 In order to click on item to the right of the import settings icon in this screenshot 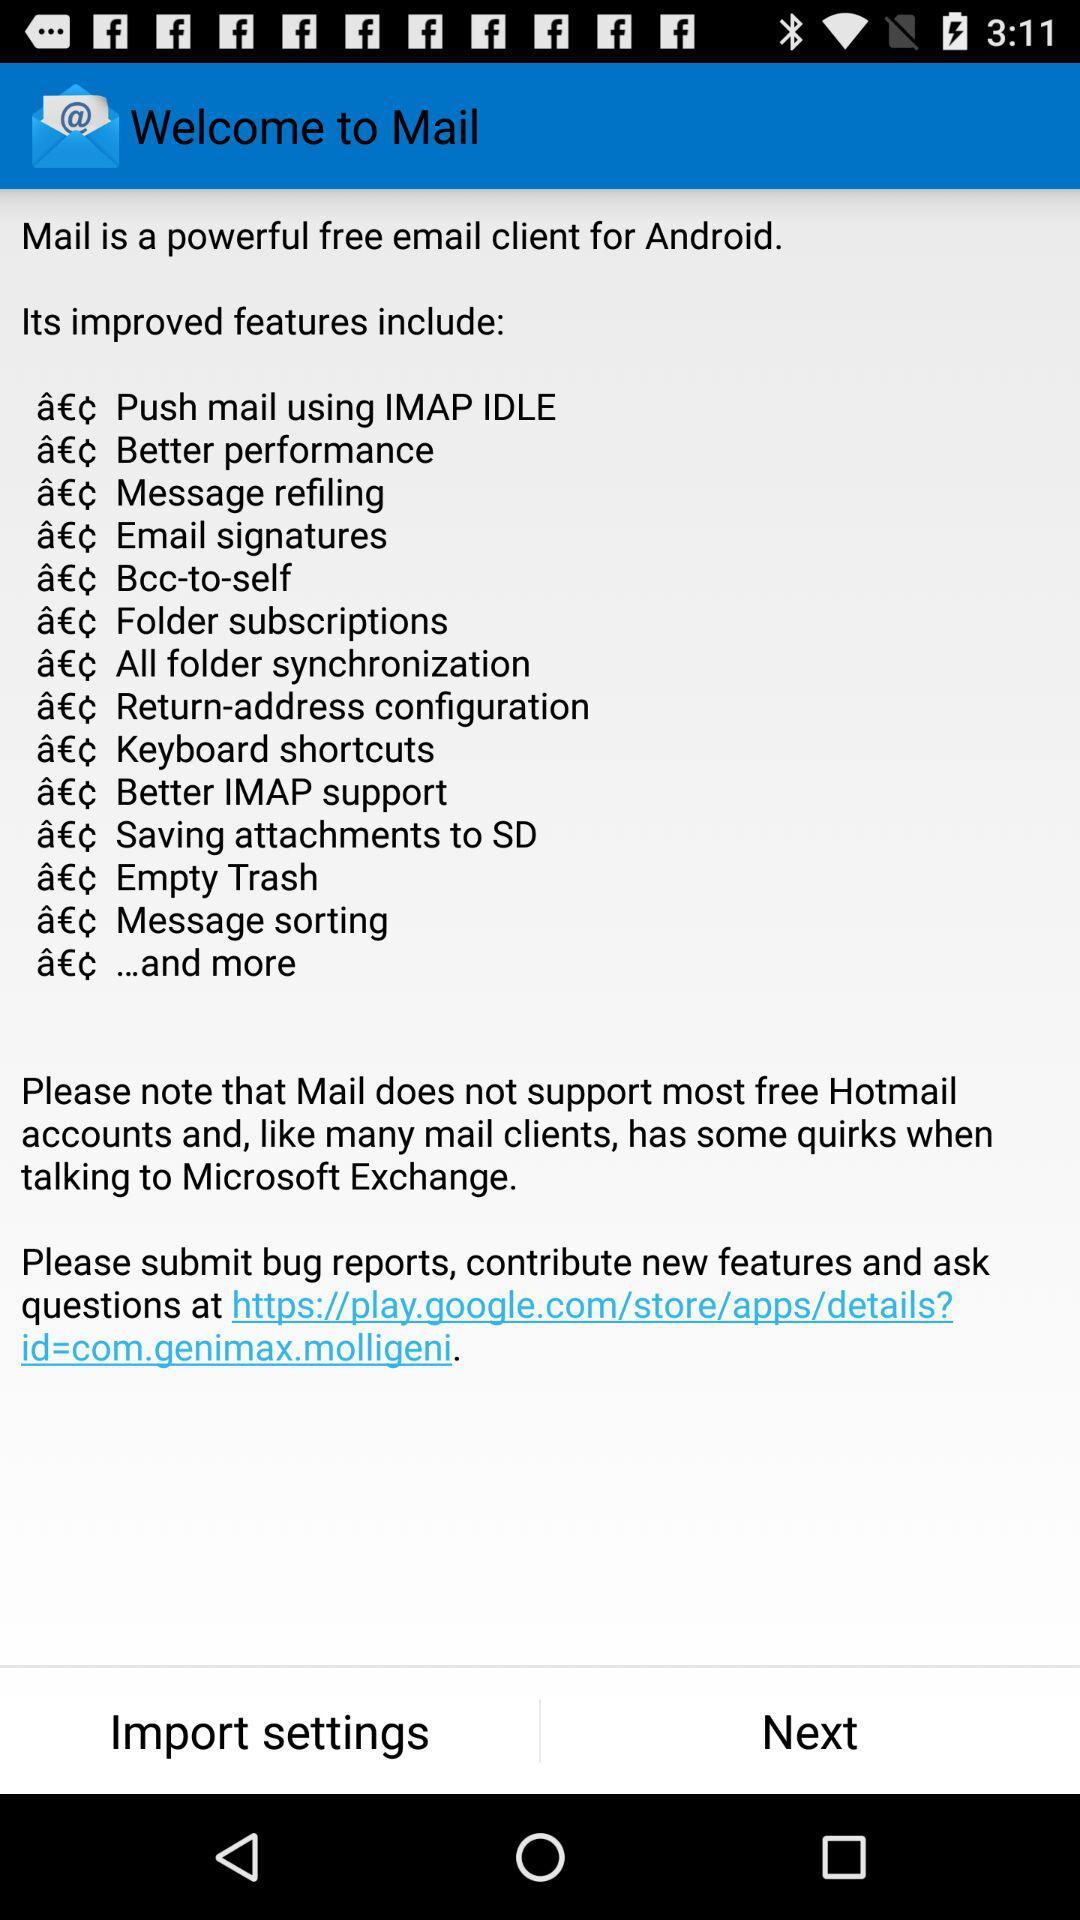, I will do `click(810, 1730)`.